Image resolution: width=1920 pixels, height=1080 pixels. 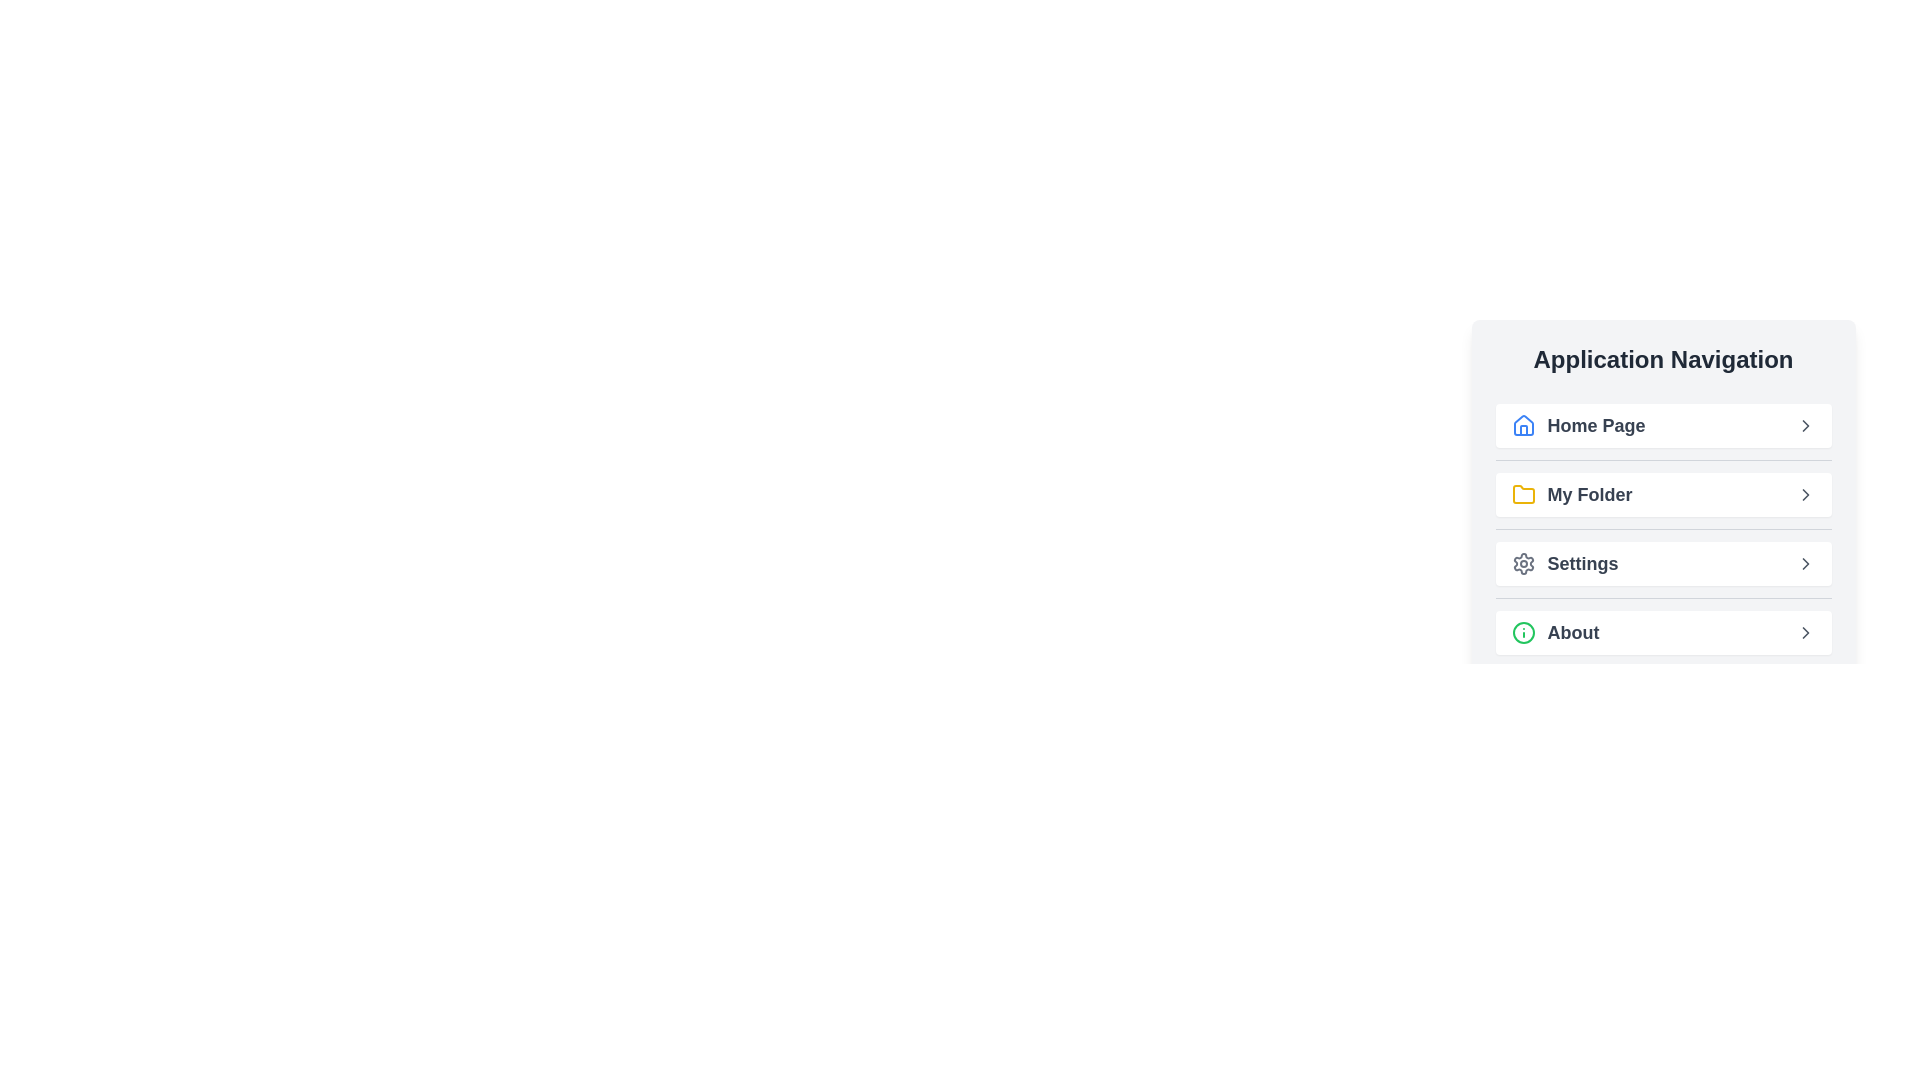 What do you see at coordinates (1563, 563) in the screenshot?
I see `the third item` at bounding box center [1563, 563].